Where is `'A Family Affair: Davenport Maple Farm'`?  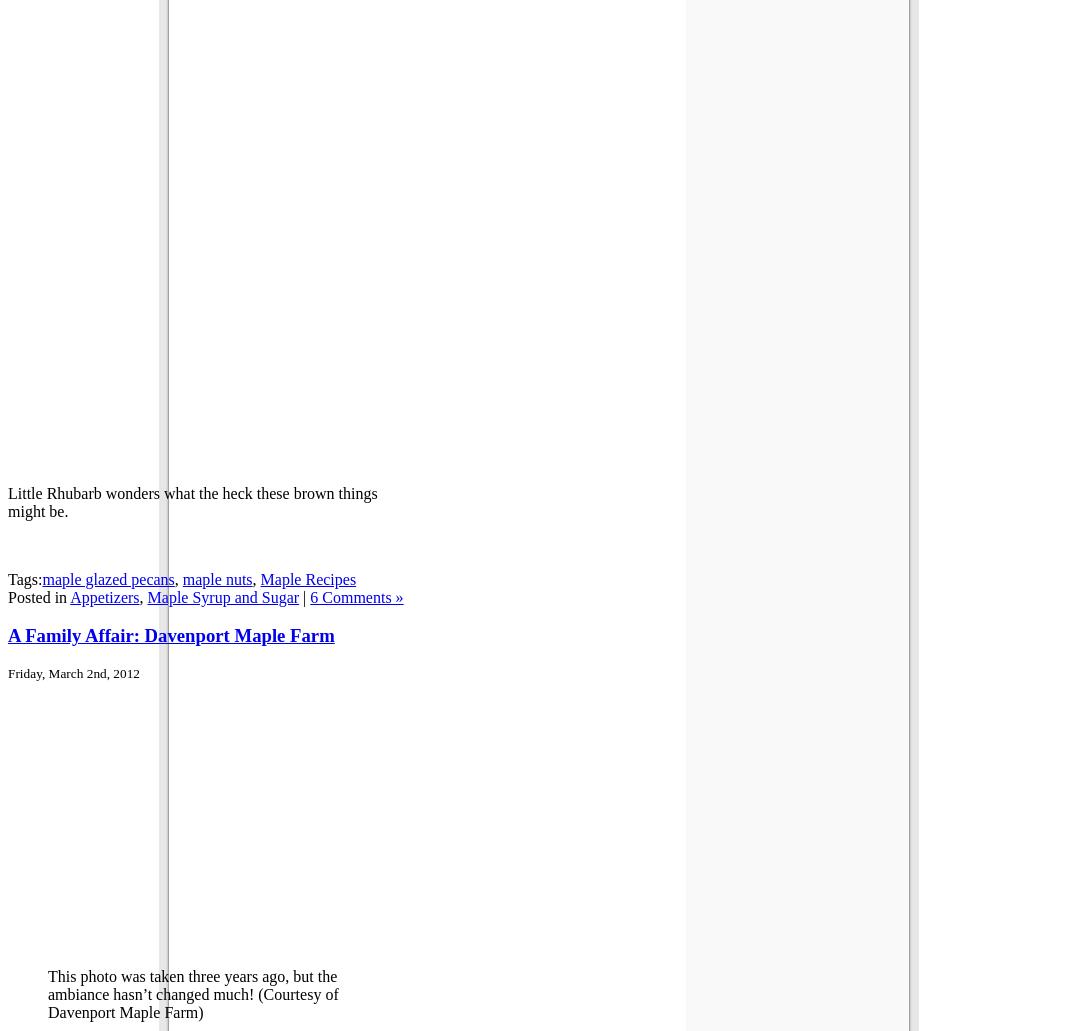
'A Family Affair: Davenport Maple Farm' is located at coordinates (170, 635).